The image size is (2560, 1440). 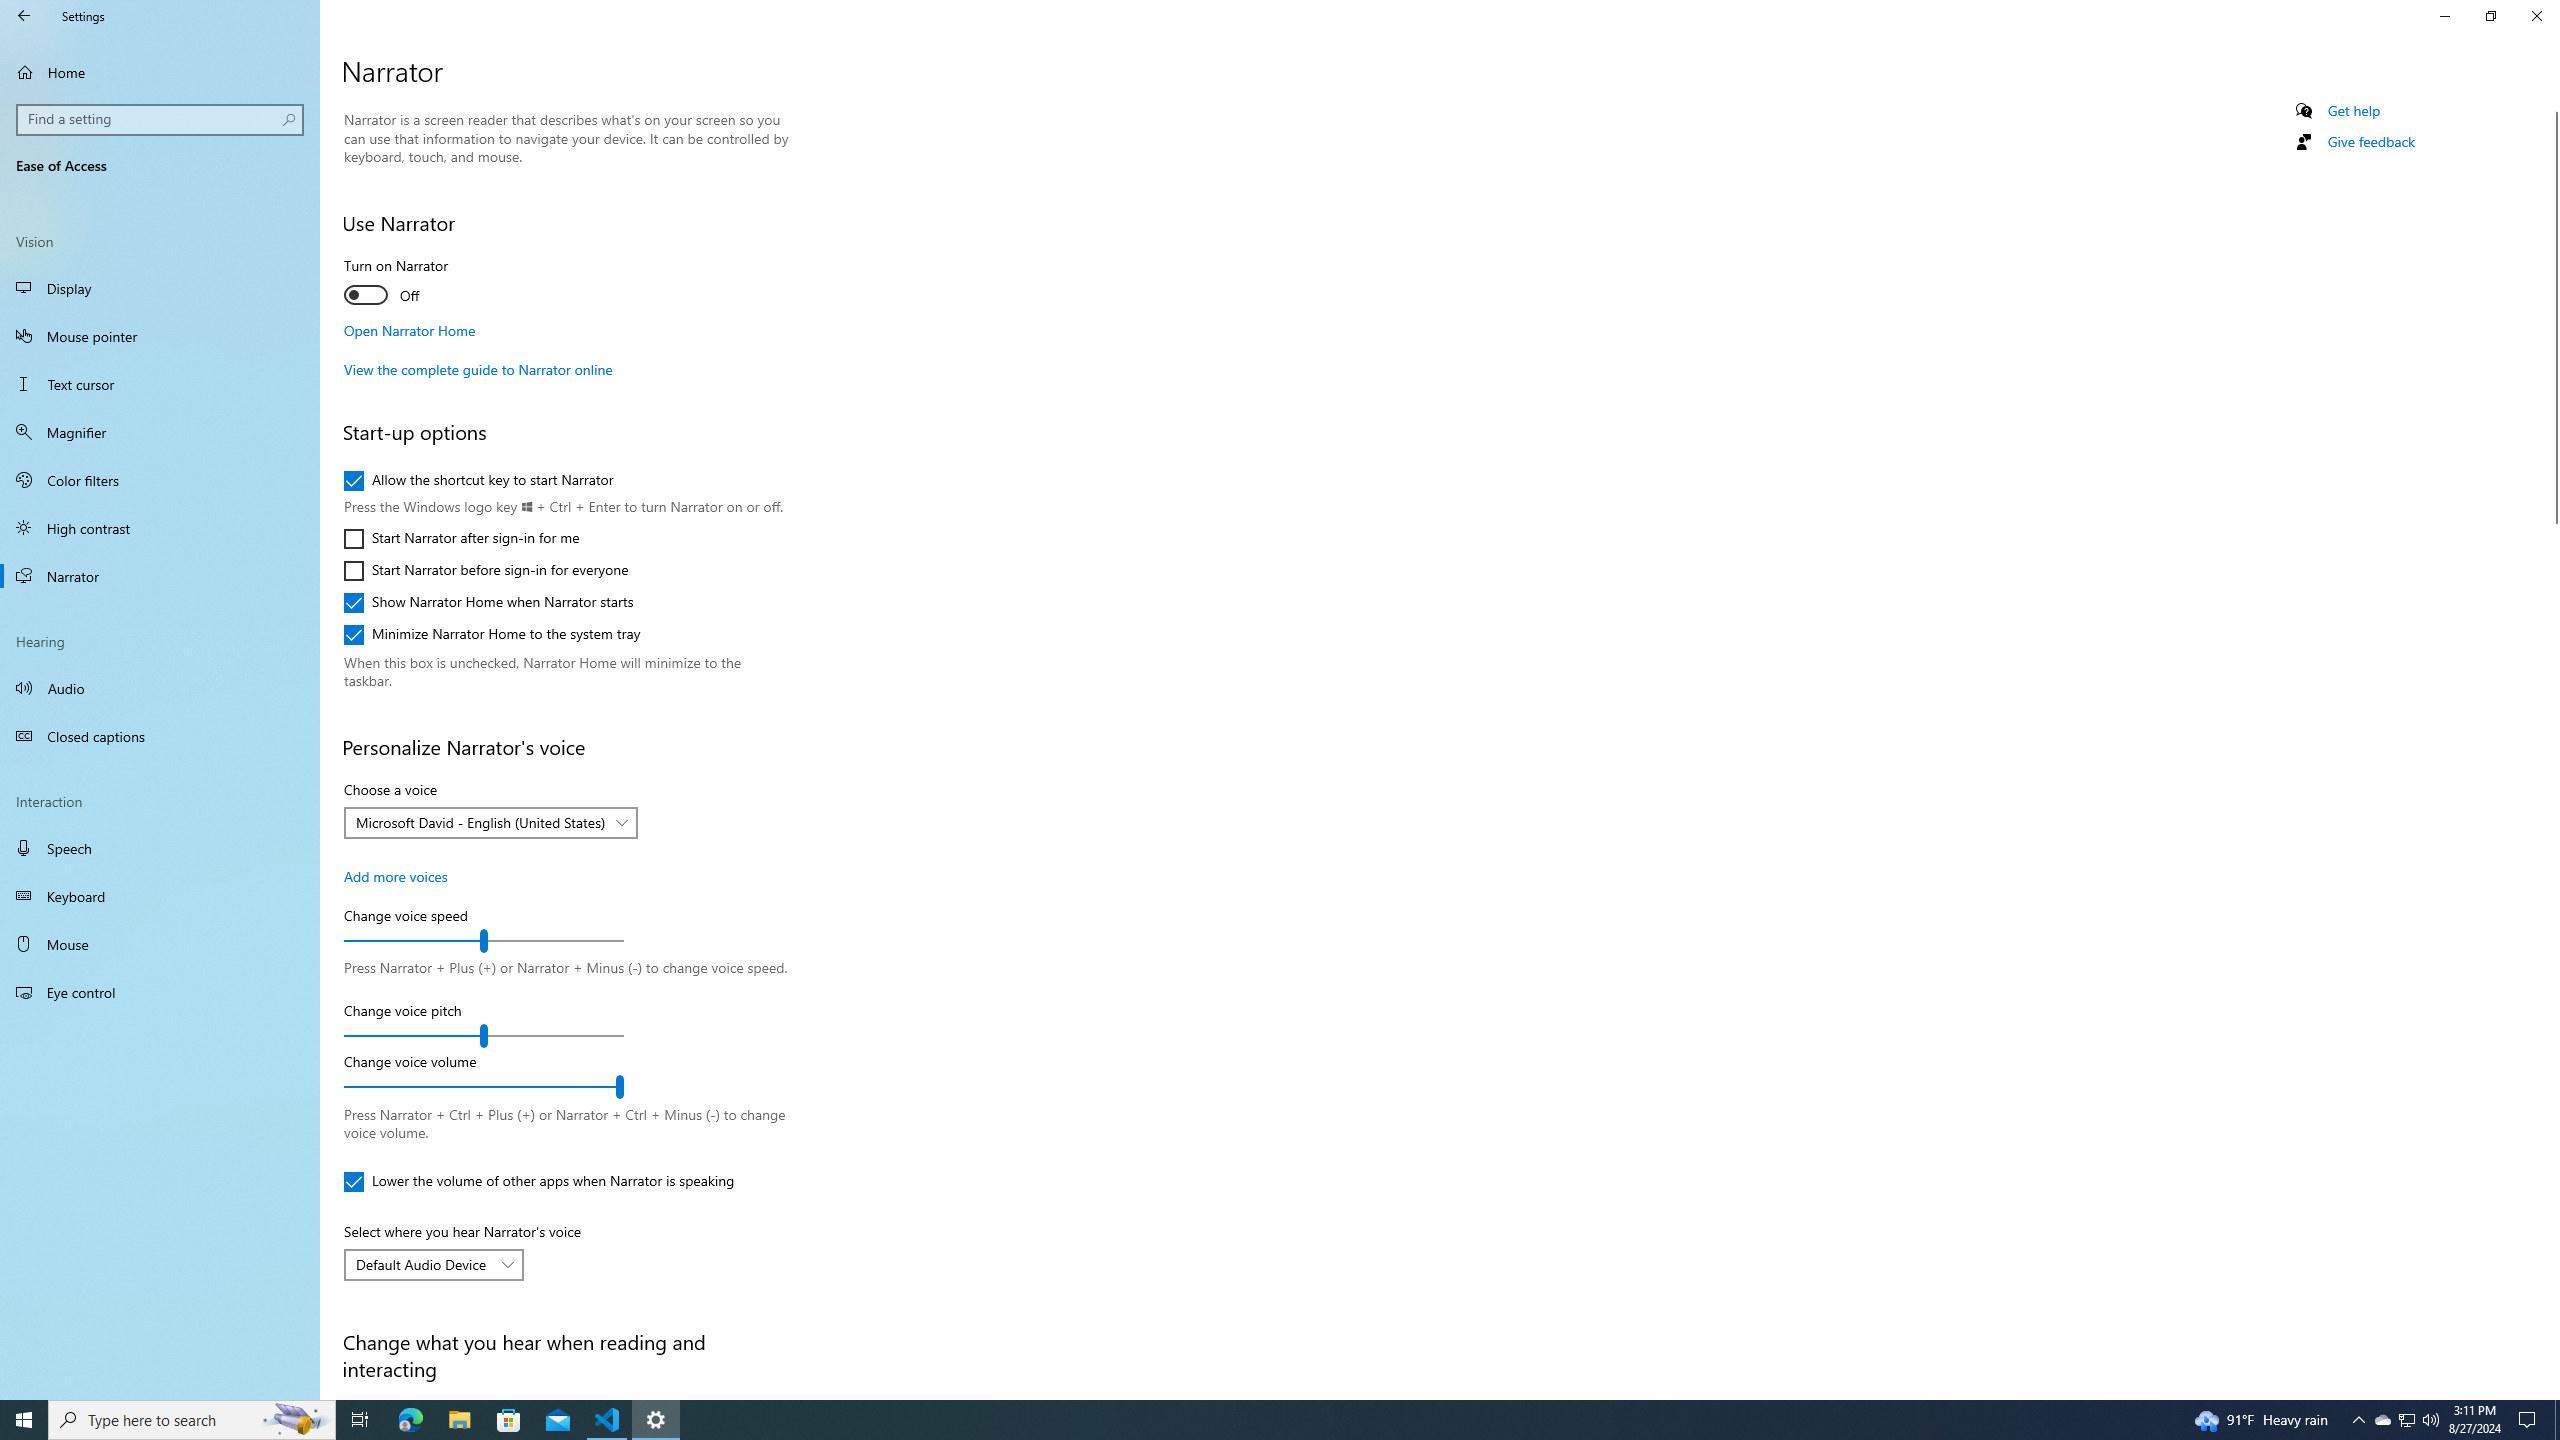 I want to click on 'Restore Settings', so click(x=2490, y=15).